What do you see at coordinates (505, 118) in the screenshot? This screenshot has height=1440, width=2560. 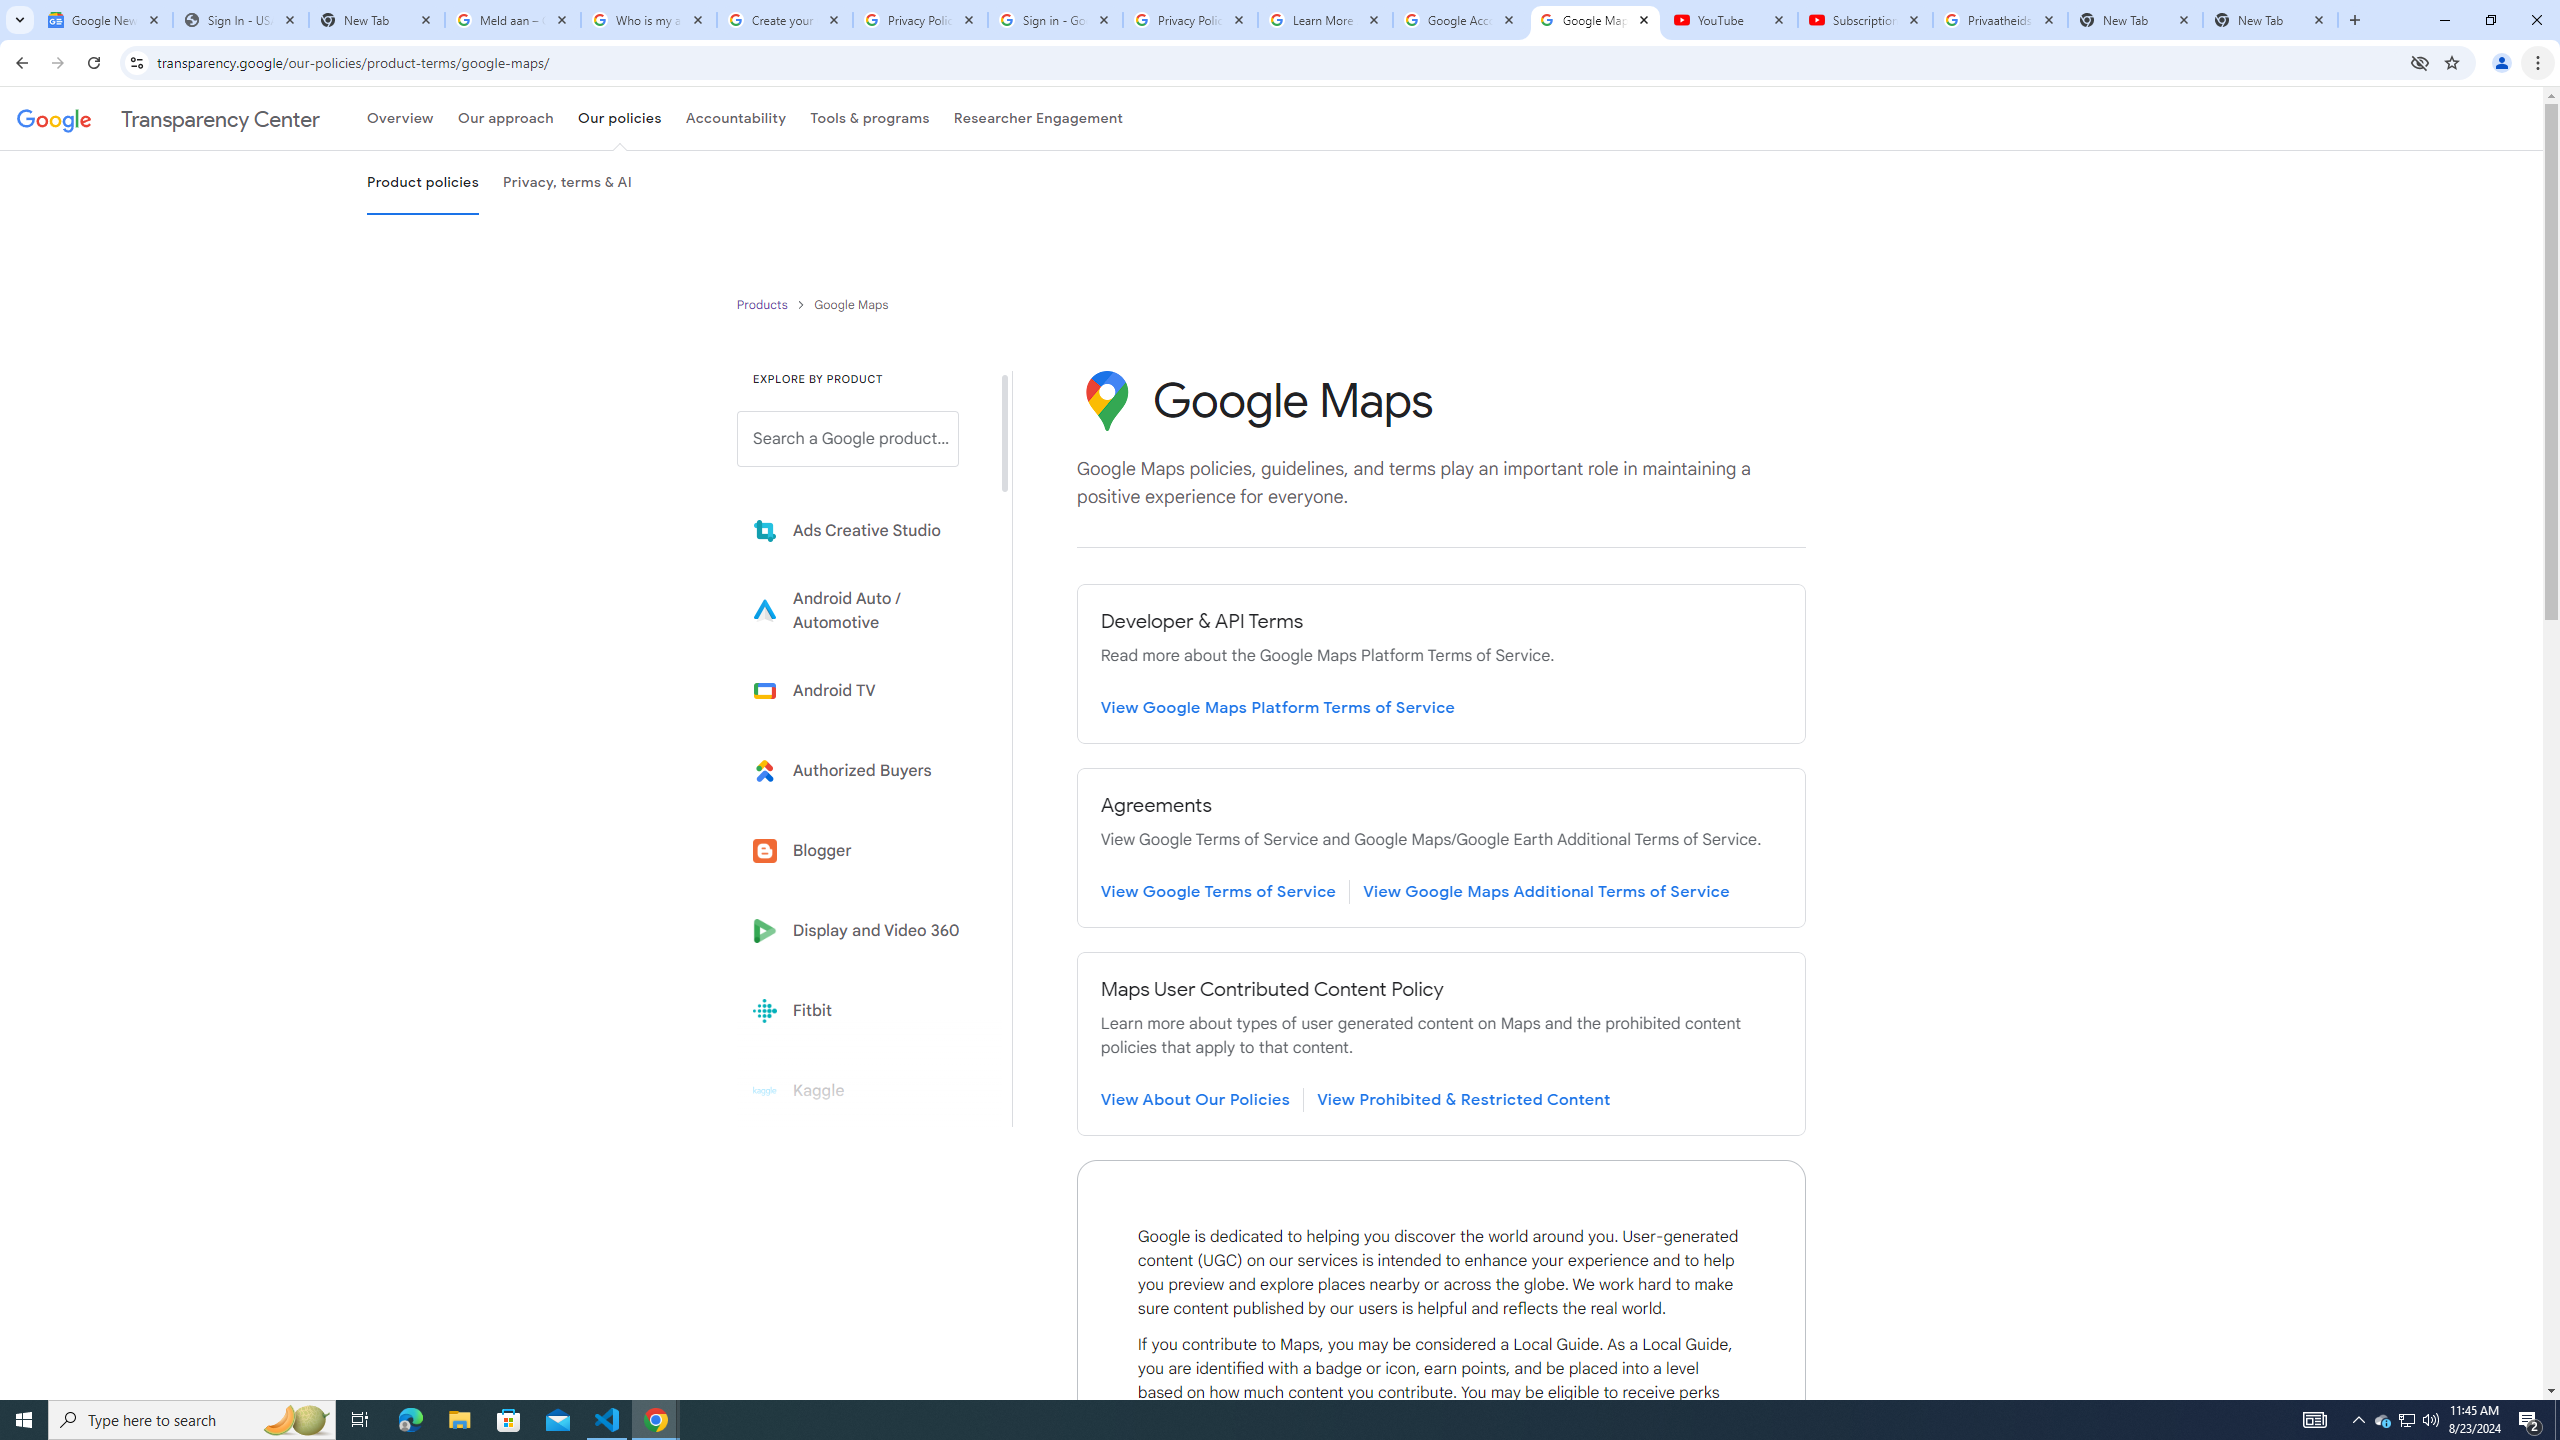 I see `'Our approach'` at bounding box center [505, 118].